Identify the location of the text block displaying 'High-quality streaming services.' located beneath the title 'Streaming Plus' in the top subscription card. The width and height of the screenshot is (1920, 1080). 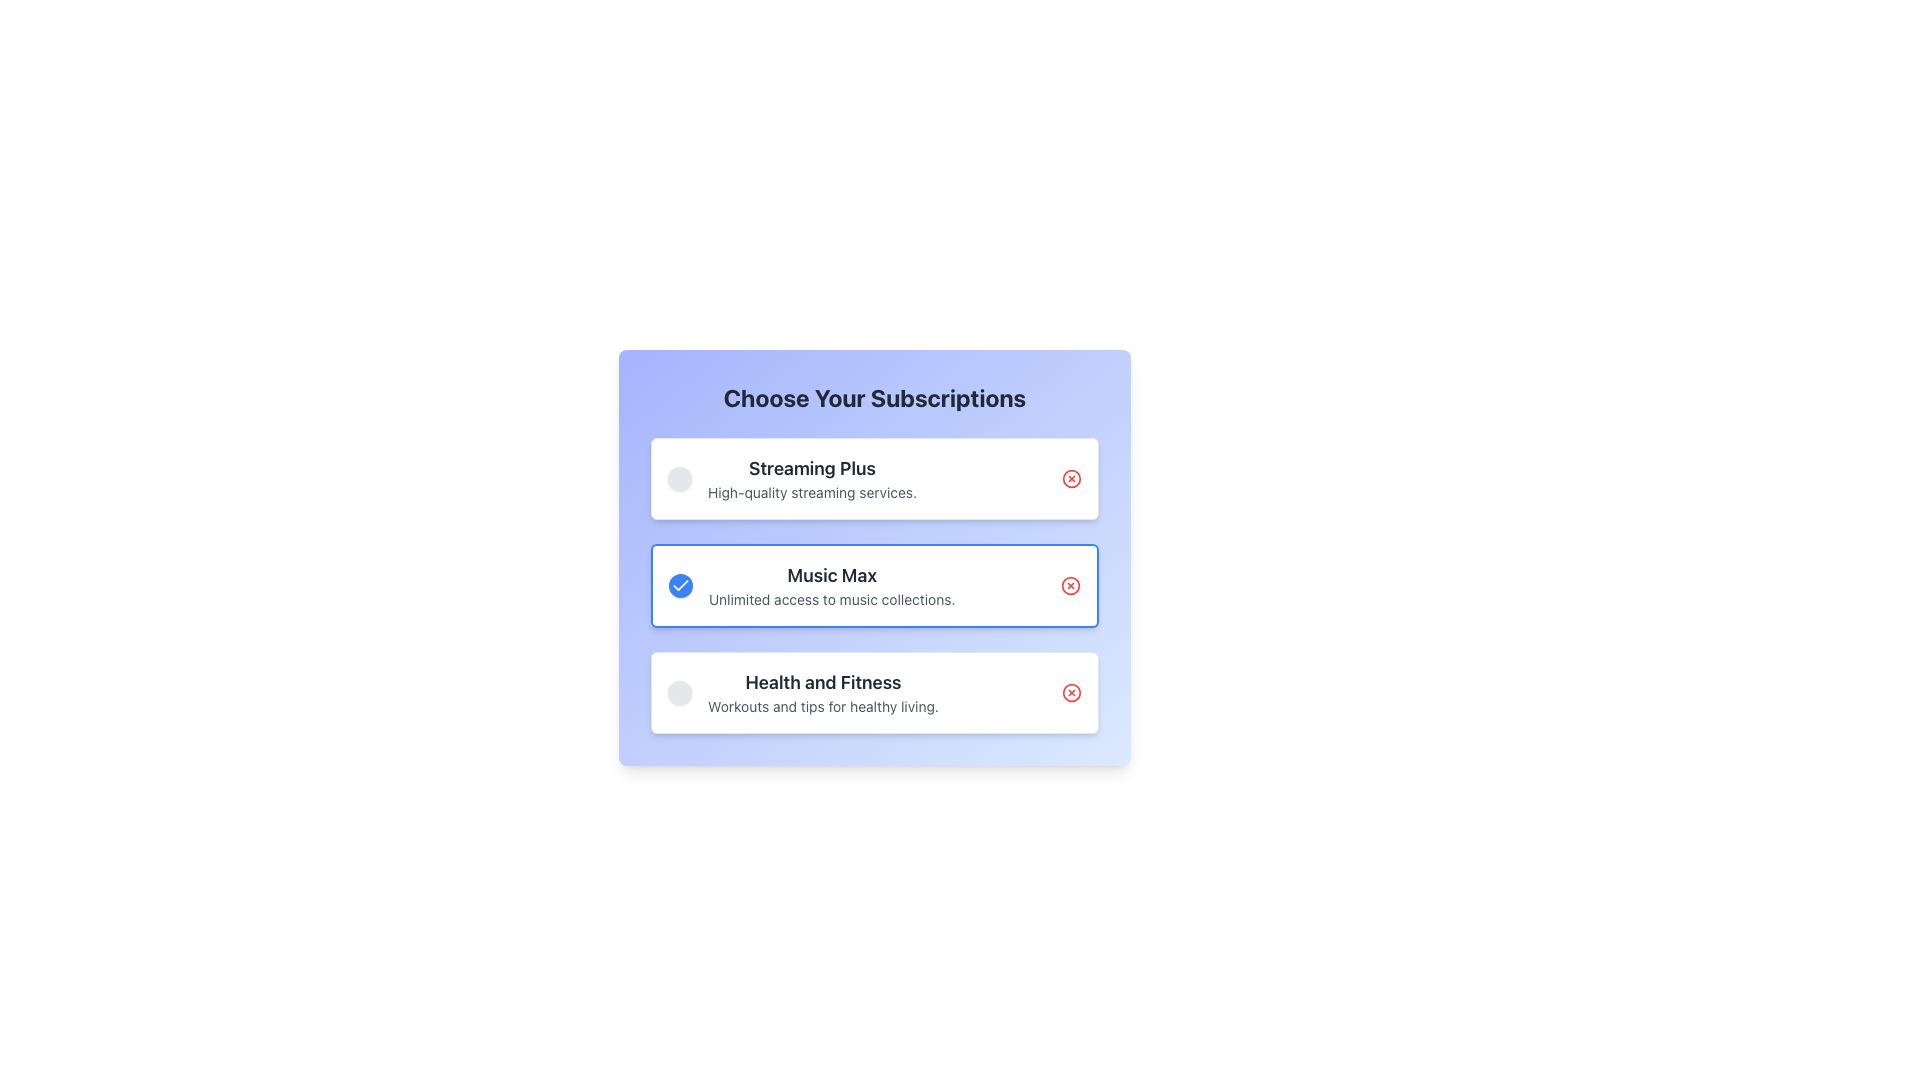
(812, 493).